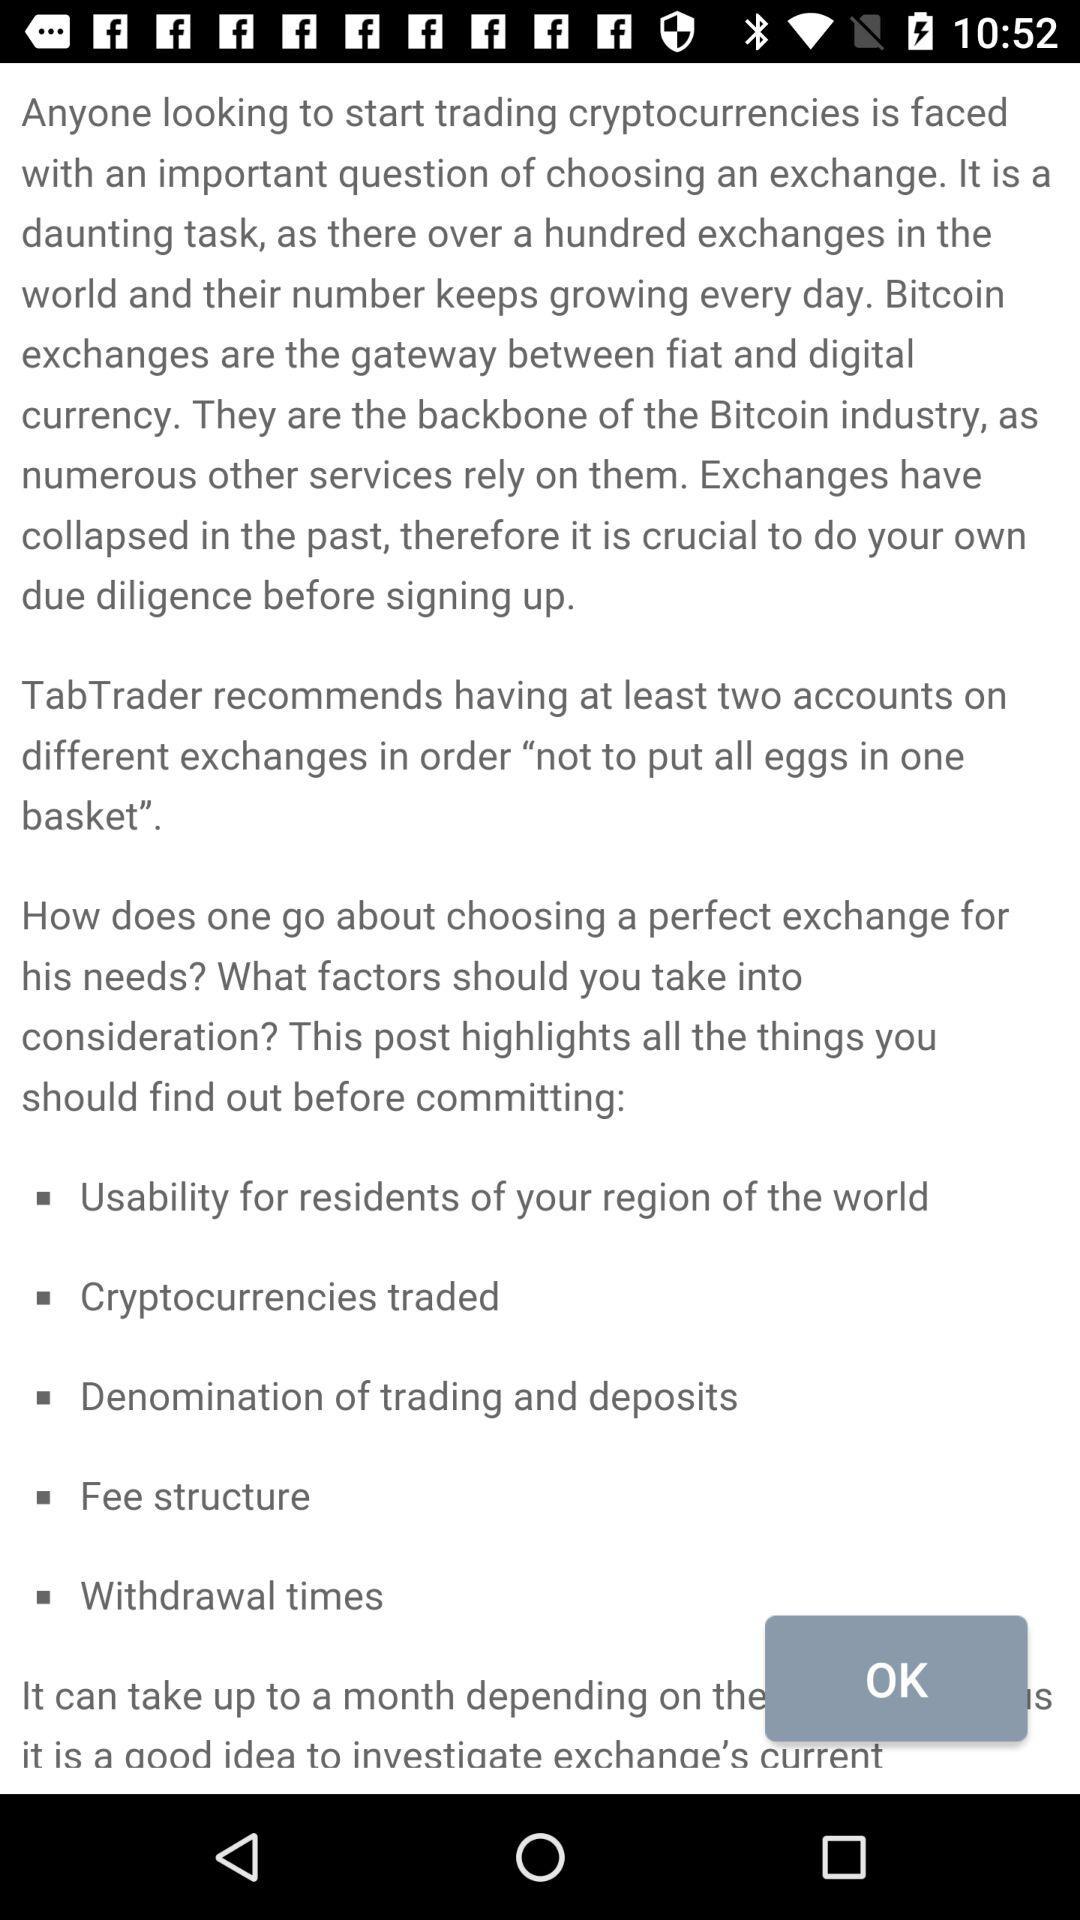  Describe the element at coordinates (895, 1678) in the screenshot. I see `ok icon` at that location.